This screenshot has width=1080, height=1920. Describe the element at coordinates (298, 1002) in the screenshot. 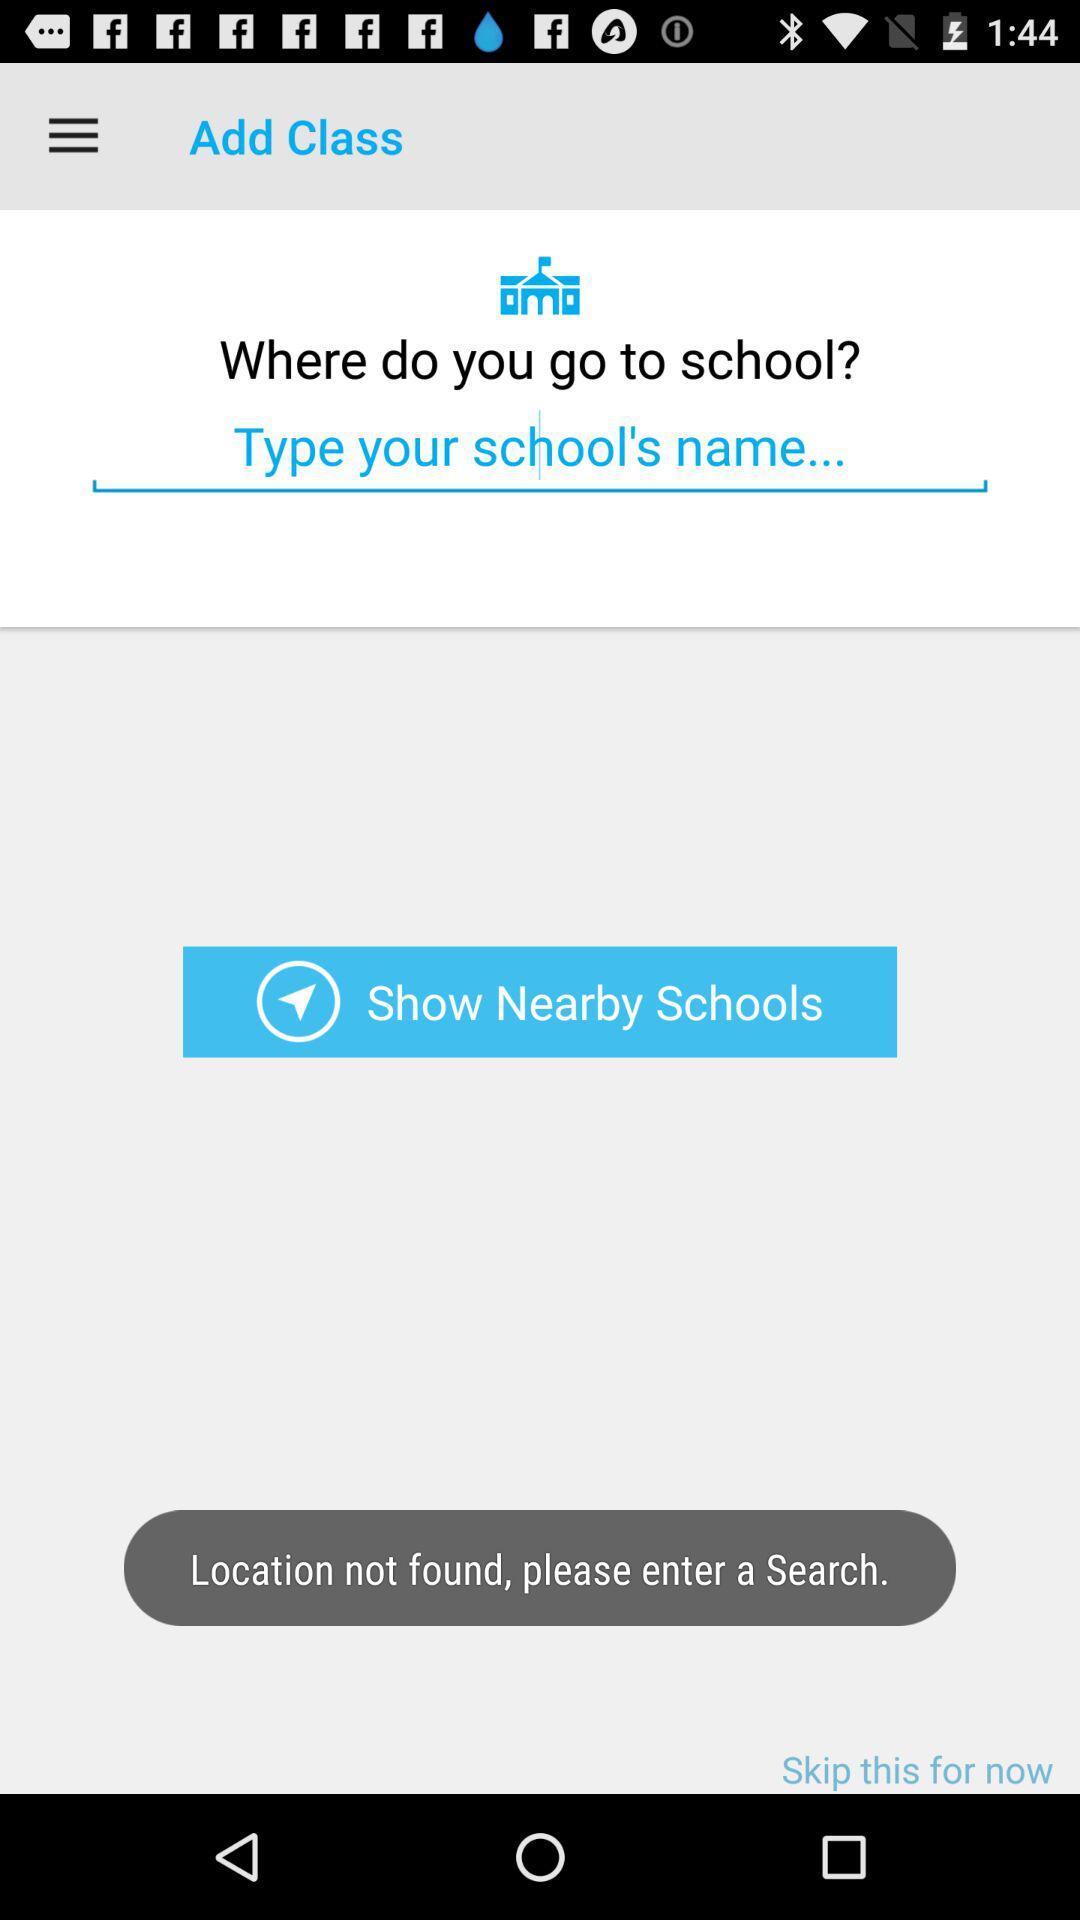

I see `show nearby schools` at that location.